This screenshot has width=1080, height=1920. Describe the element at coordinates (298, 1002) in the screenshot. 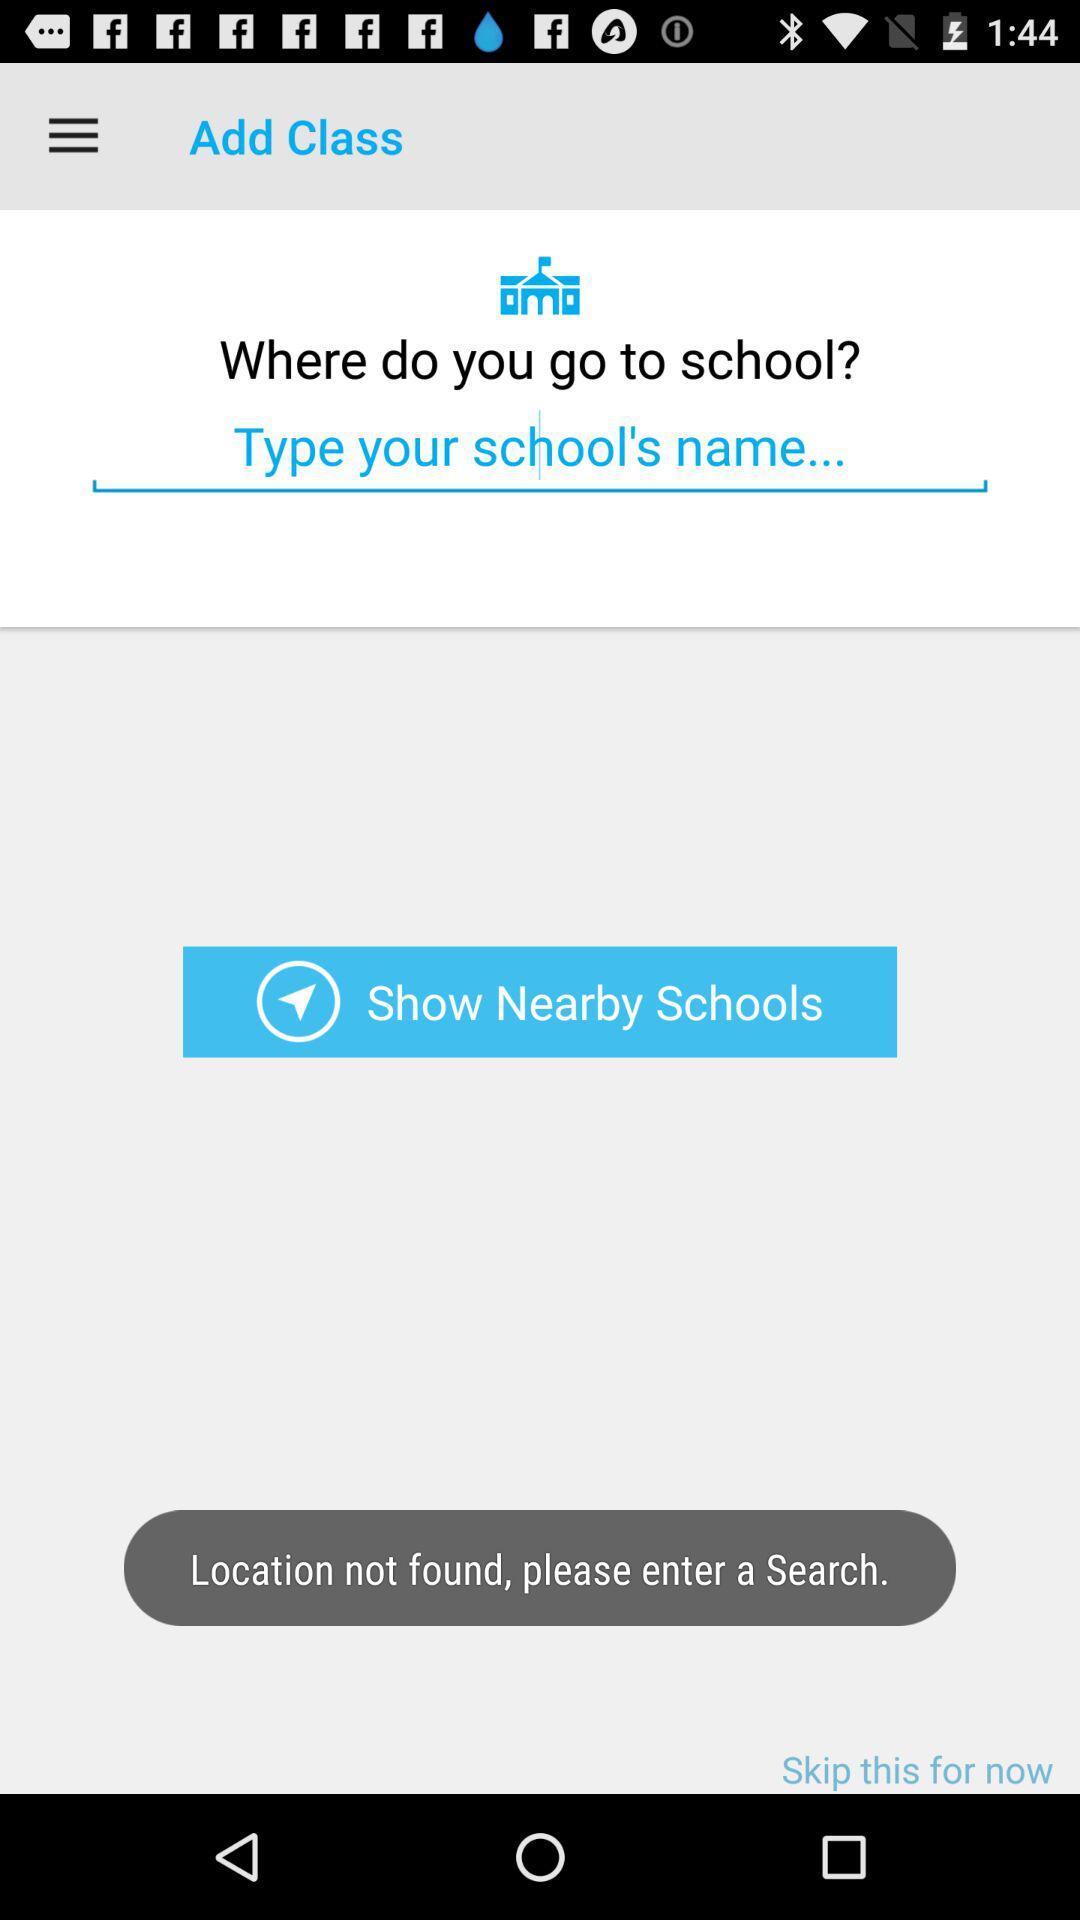

I see `show nearby schools` at that location.